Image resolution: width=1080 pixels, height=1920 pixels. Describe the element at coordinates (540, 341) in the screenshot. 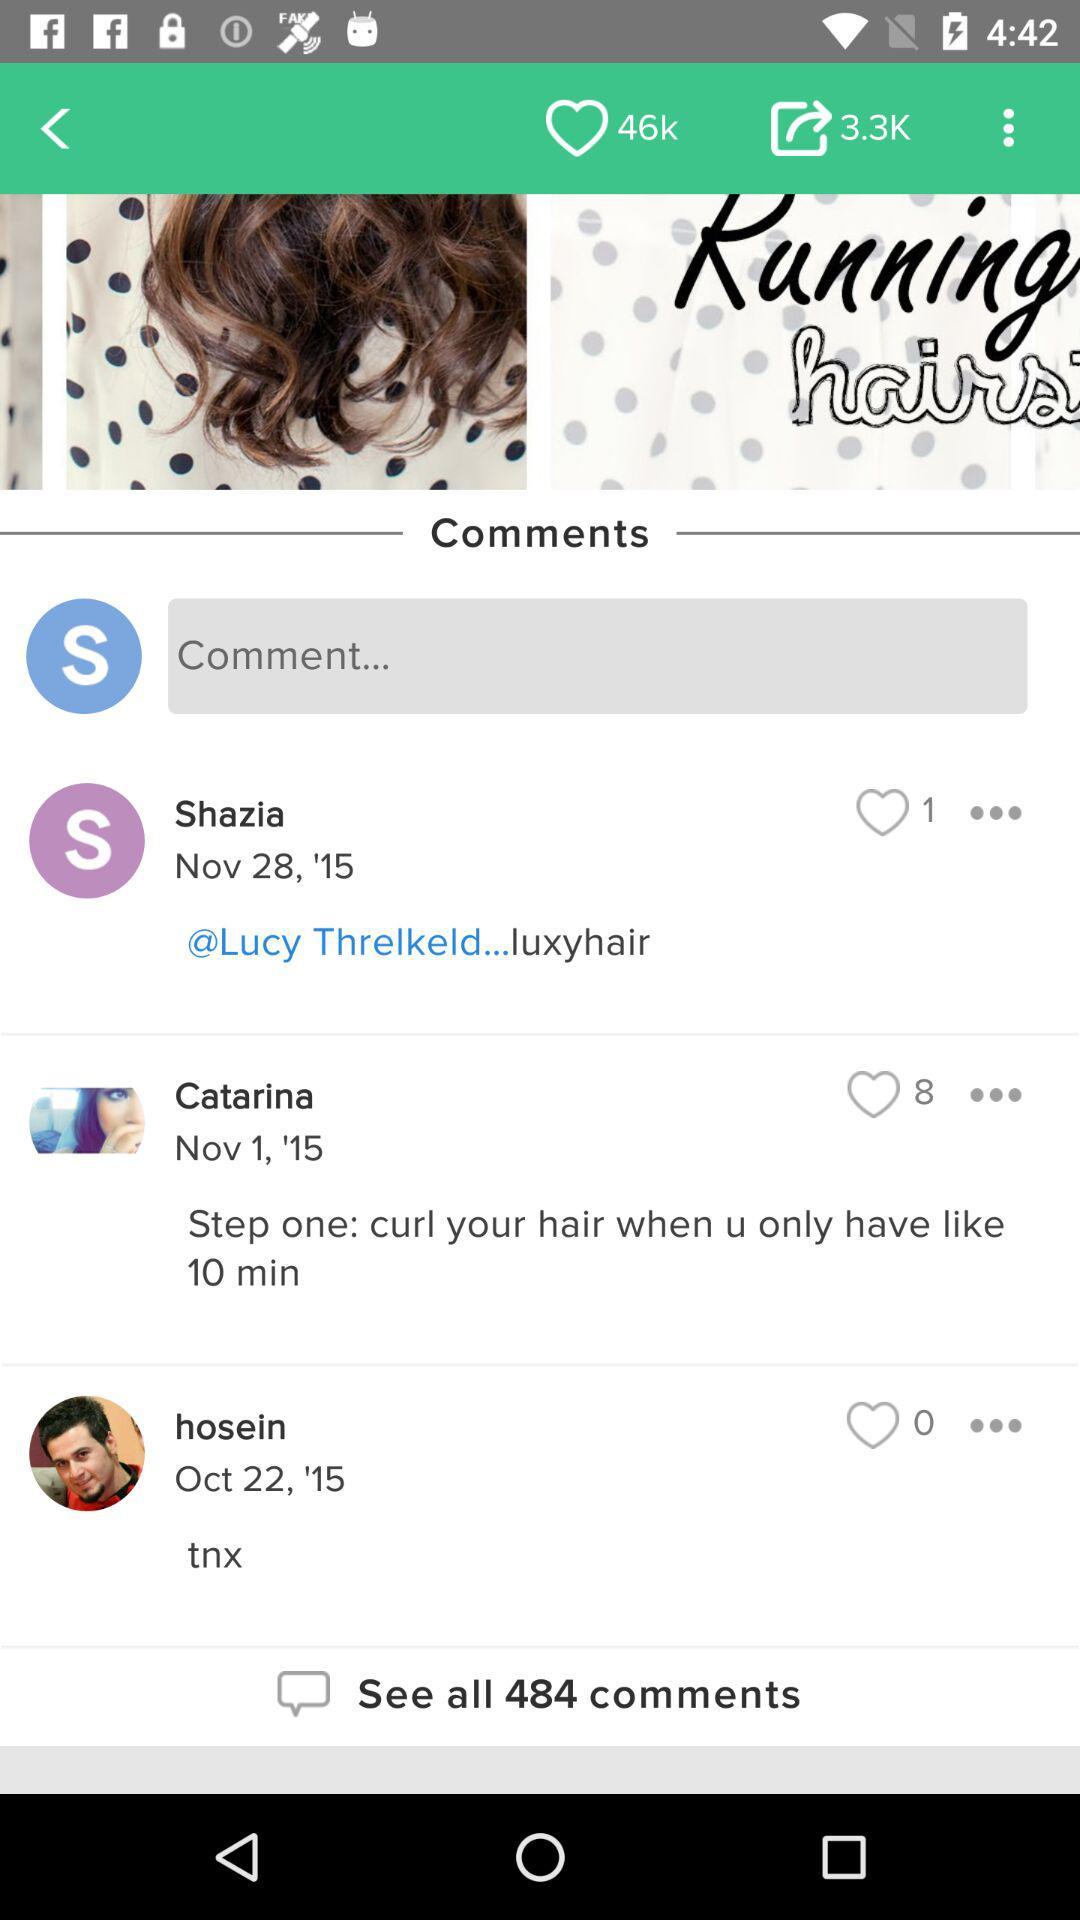

I see `click advertisement image` at that location.